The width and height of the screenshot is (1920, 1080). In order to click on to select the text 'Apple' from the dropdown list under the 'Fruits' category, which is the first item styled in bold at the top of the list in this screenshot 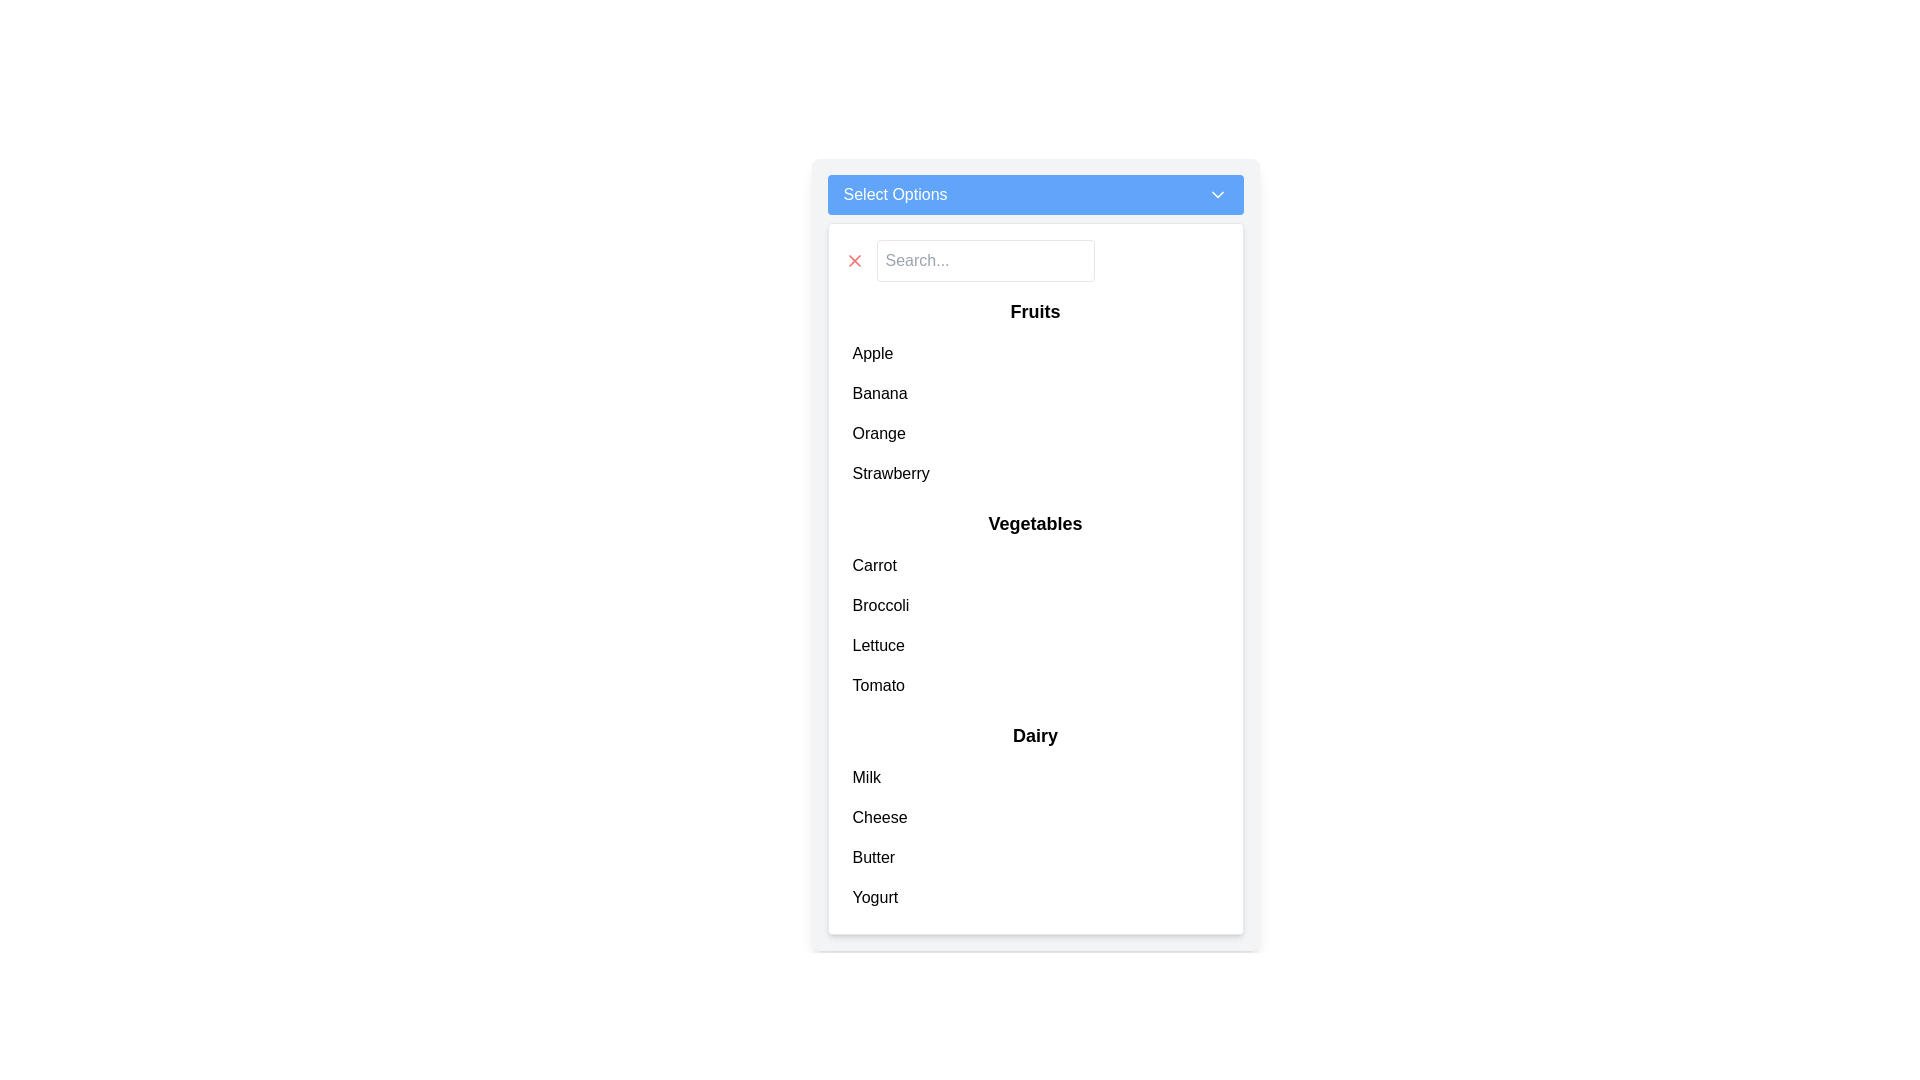, I will do `click(873, 353)`.